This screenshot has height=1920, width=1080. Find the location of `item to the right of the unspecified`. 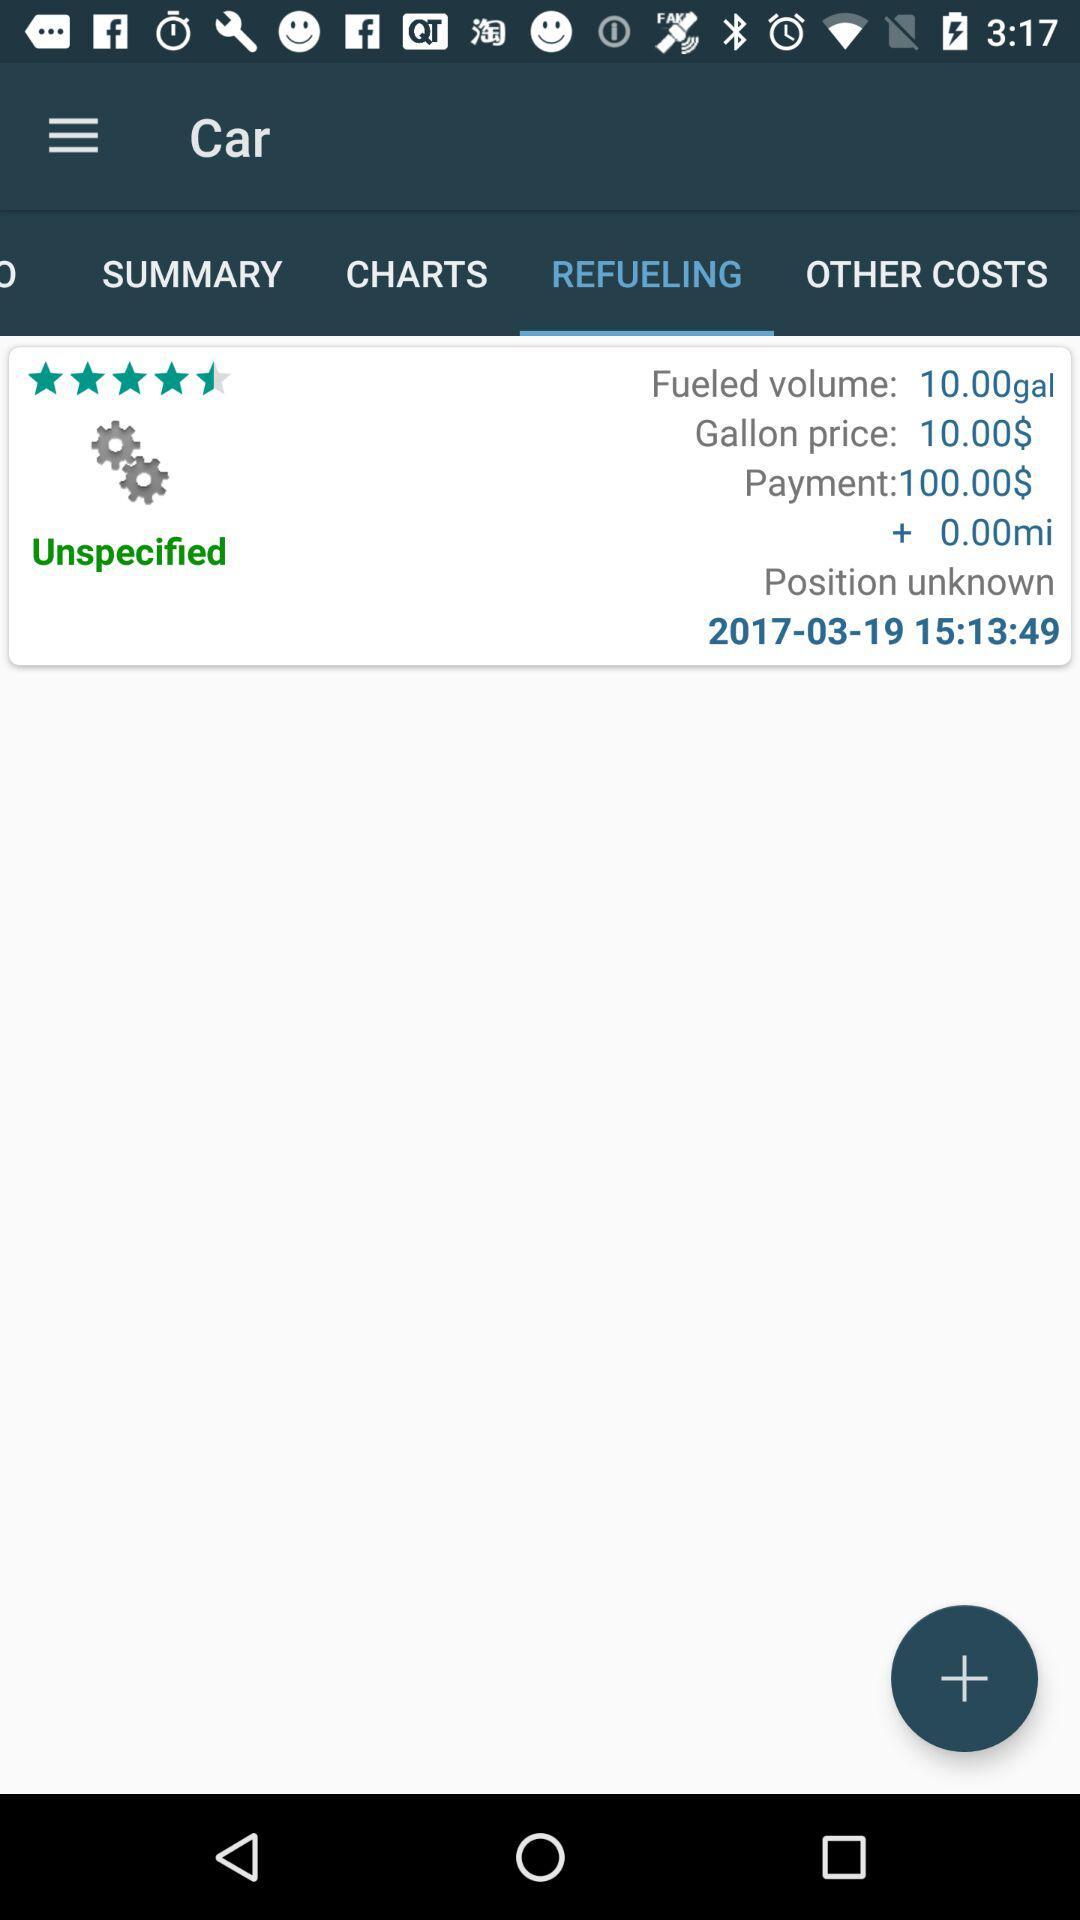

item to the right of the unspecified is located at coordinates (909, 579).